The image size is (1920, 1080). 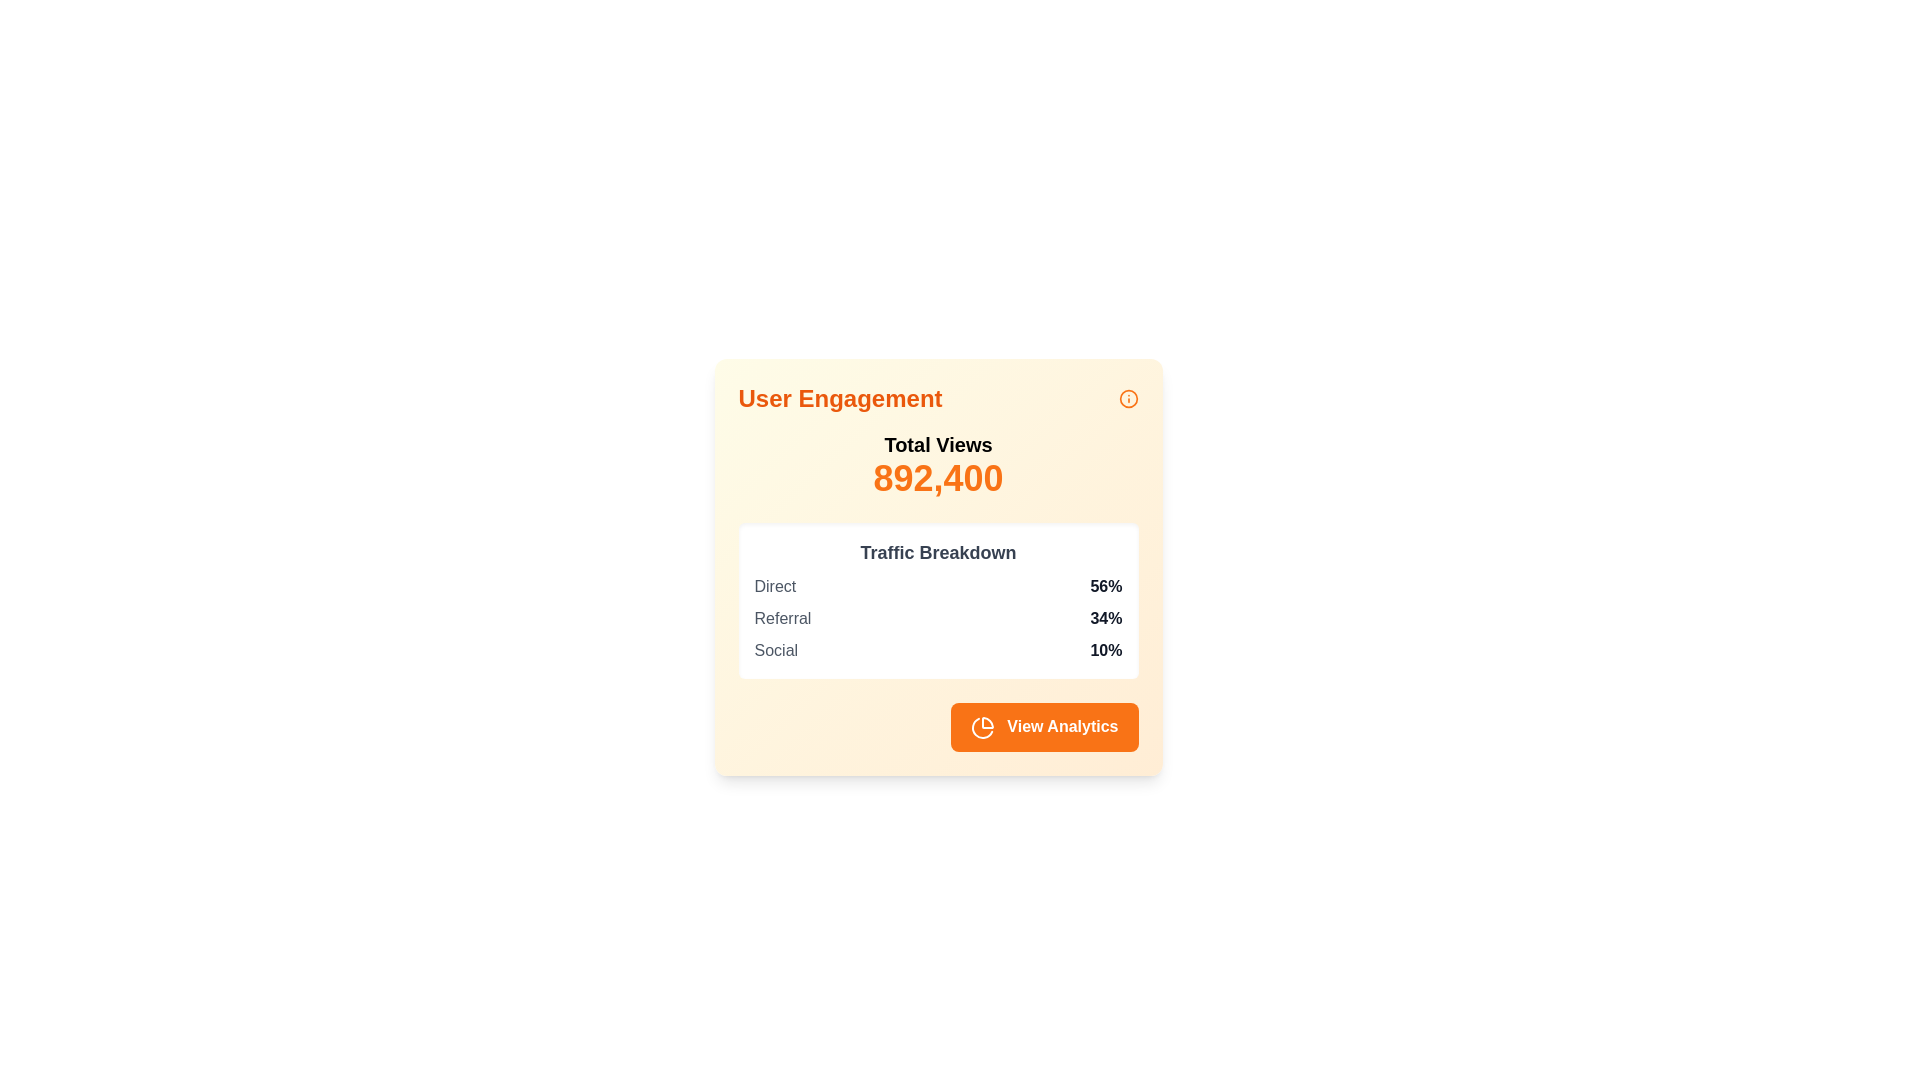 I want to click on the Text Display element that shows the number '892,400' in a large, bold, orange font, located directly beneath 'Total Views', so click(x=937, y=478).